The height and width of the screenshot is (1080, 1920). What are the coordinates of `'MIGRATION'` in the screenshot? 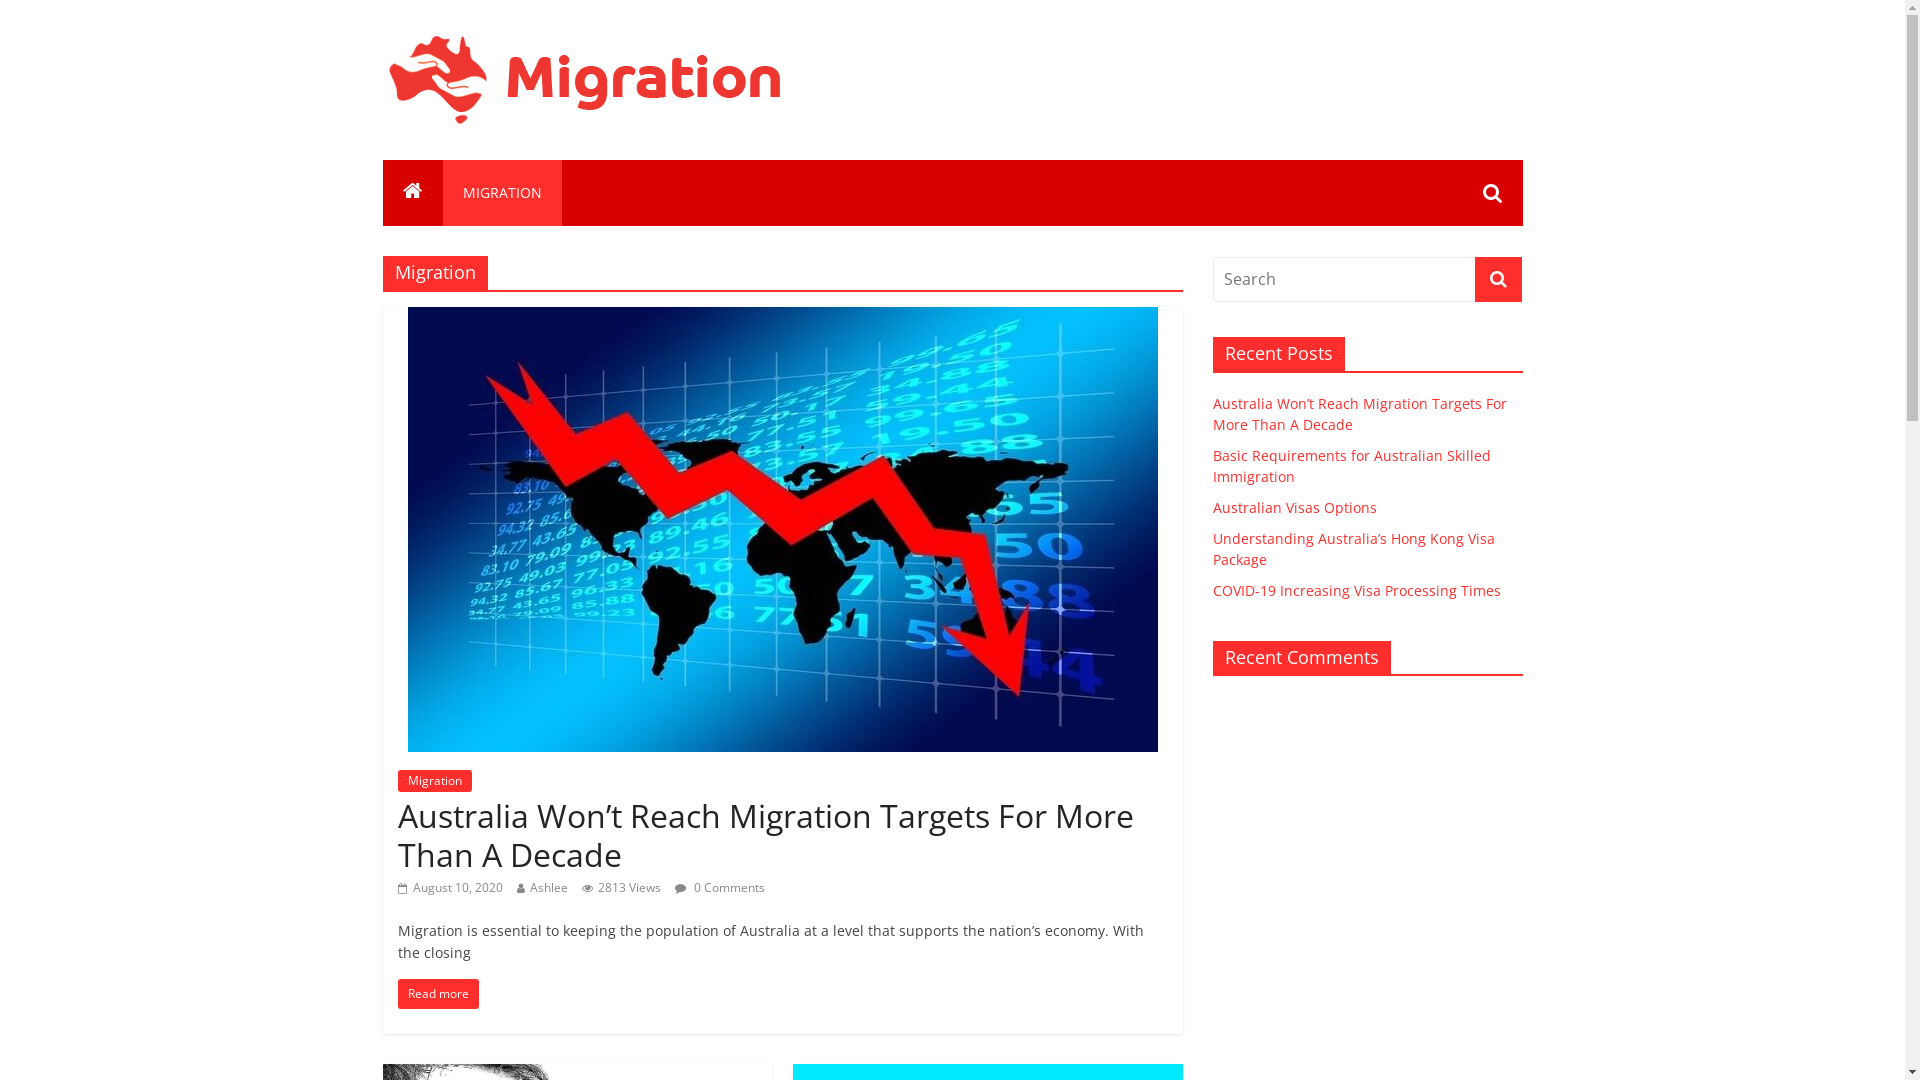 It's located at (501, 192).